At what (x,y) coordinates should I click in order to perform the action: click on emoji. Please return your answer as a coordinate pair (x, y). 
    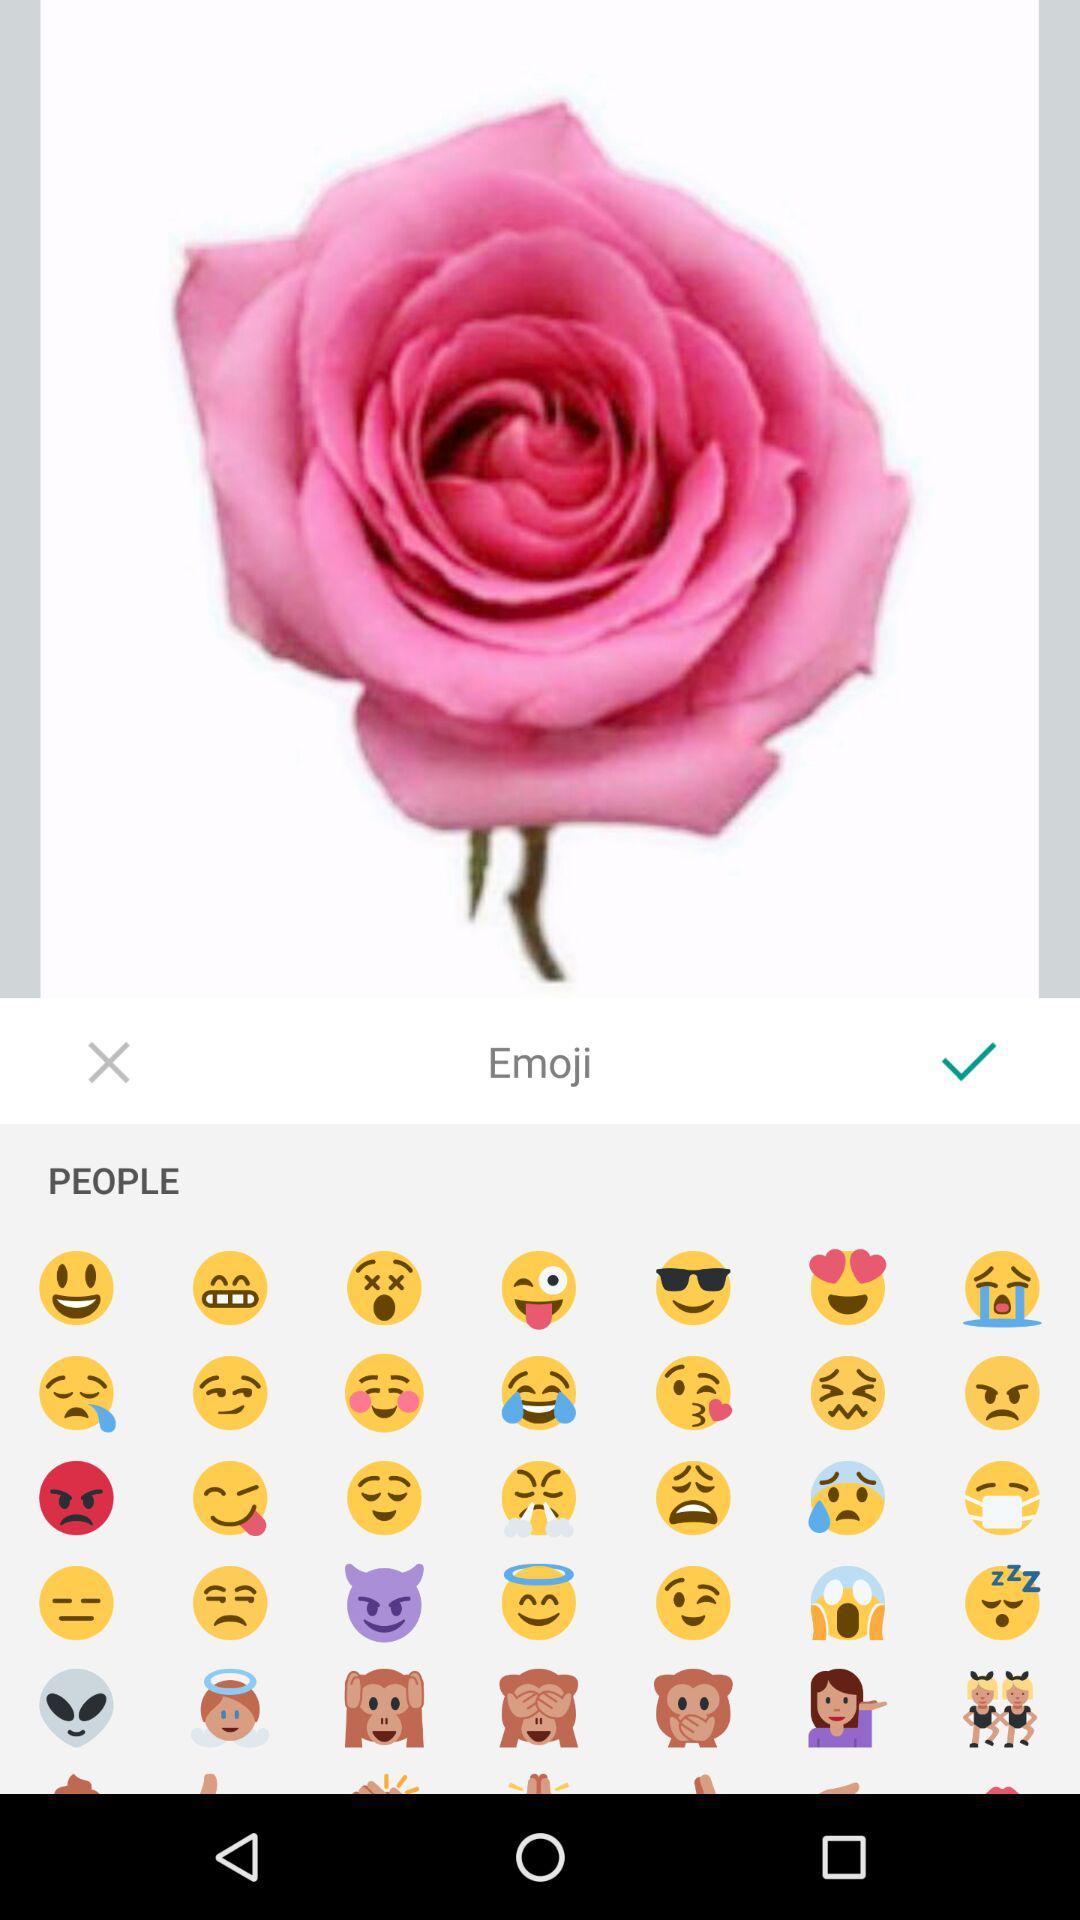
    Looking at the image, I should click on (229, 1603).